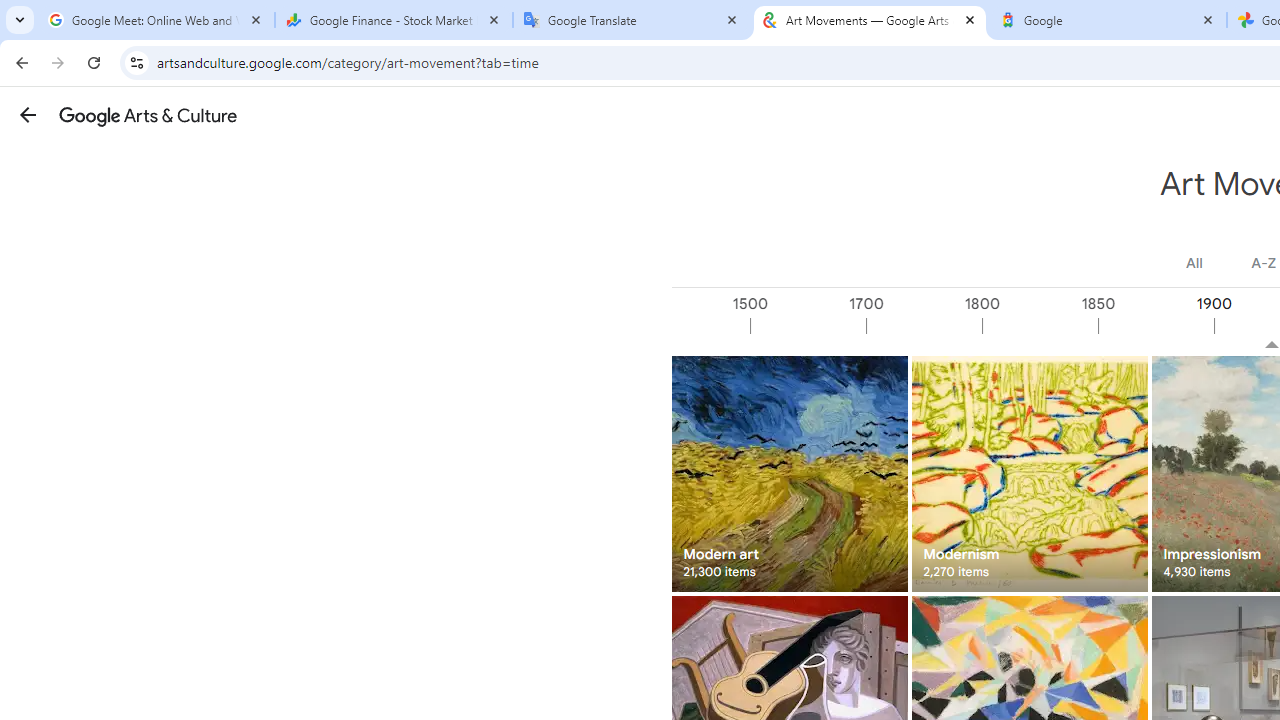 The image size is (1280, 720). I want to click on 'Google Translate', so click(631, 20).